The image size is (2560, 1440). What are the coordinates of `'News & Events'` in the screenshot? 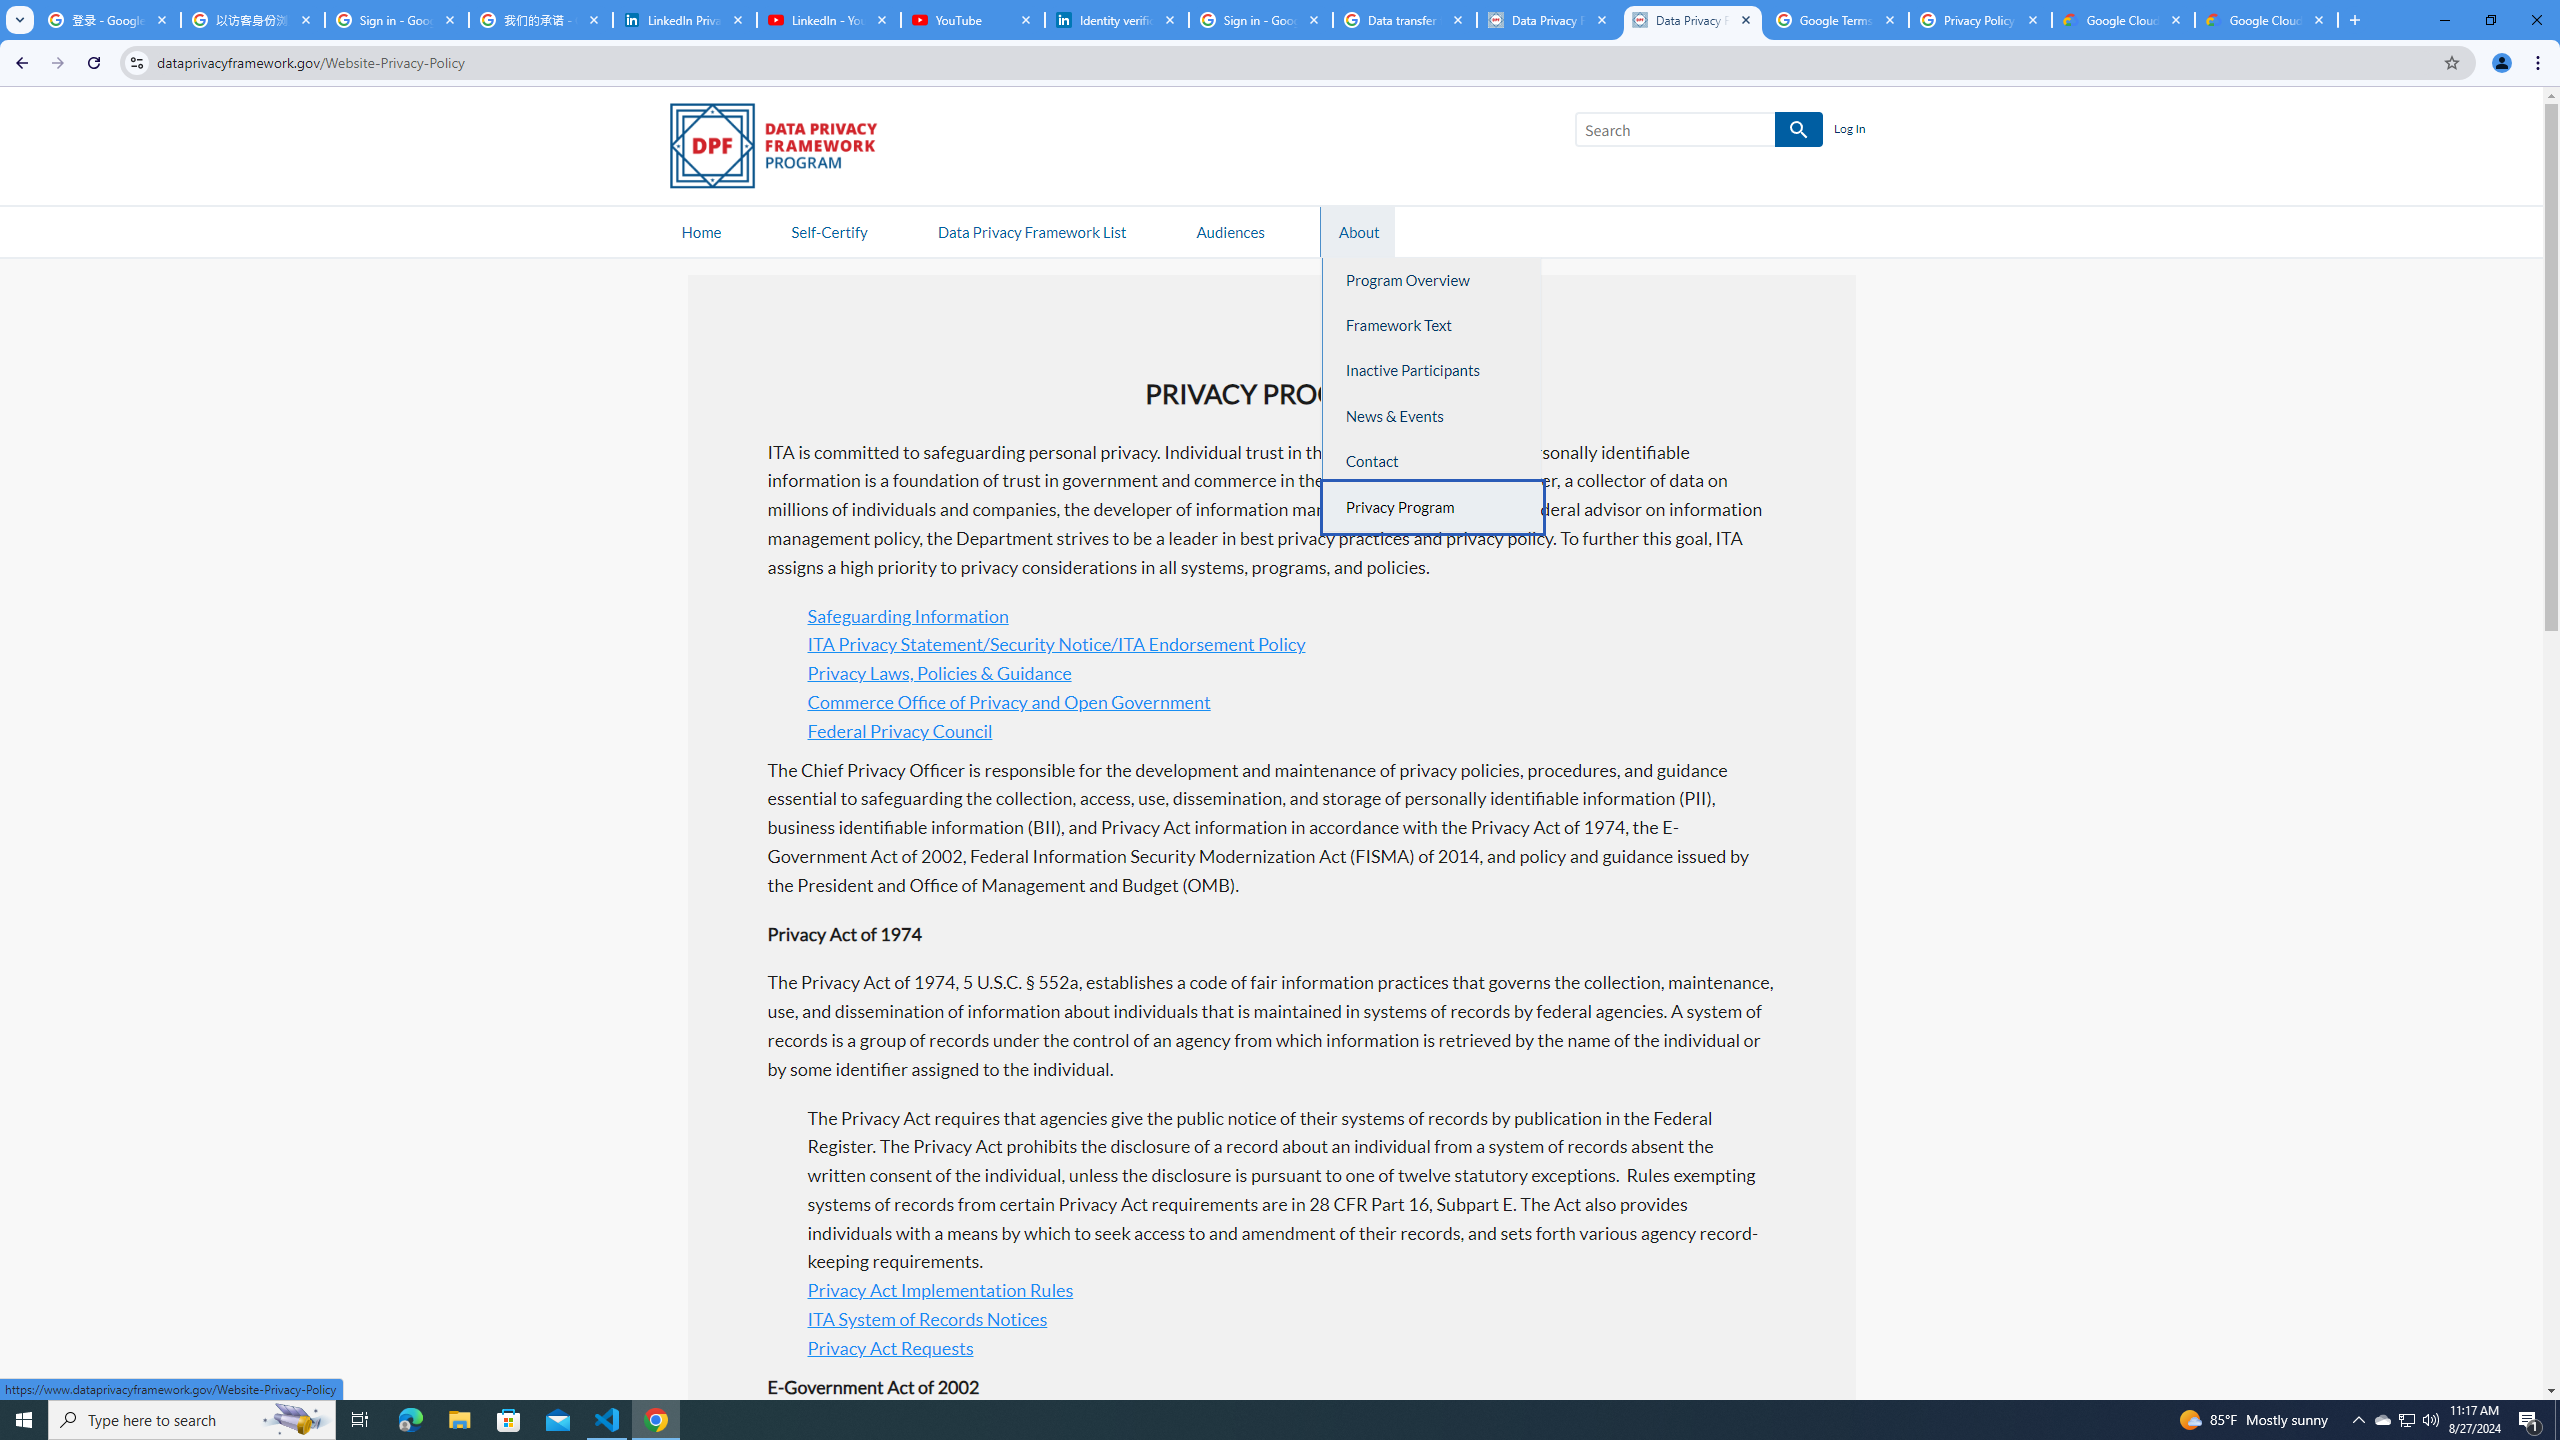 It's located at (1432, 415).